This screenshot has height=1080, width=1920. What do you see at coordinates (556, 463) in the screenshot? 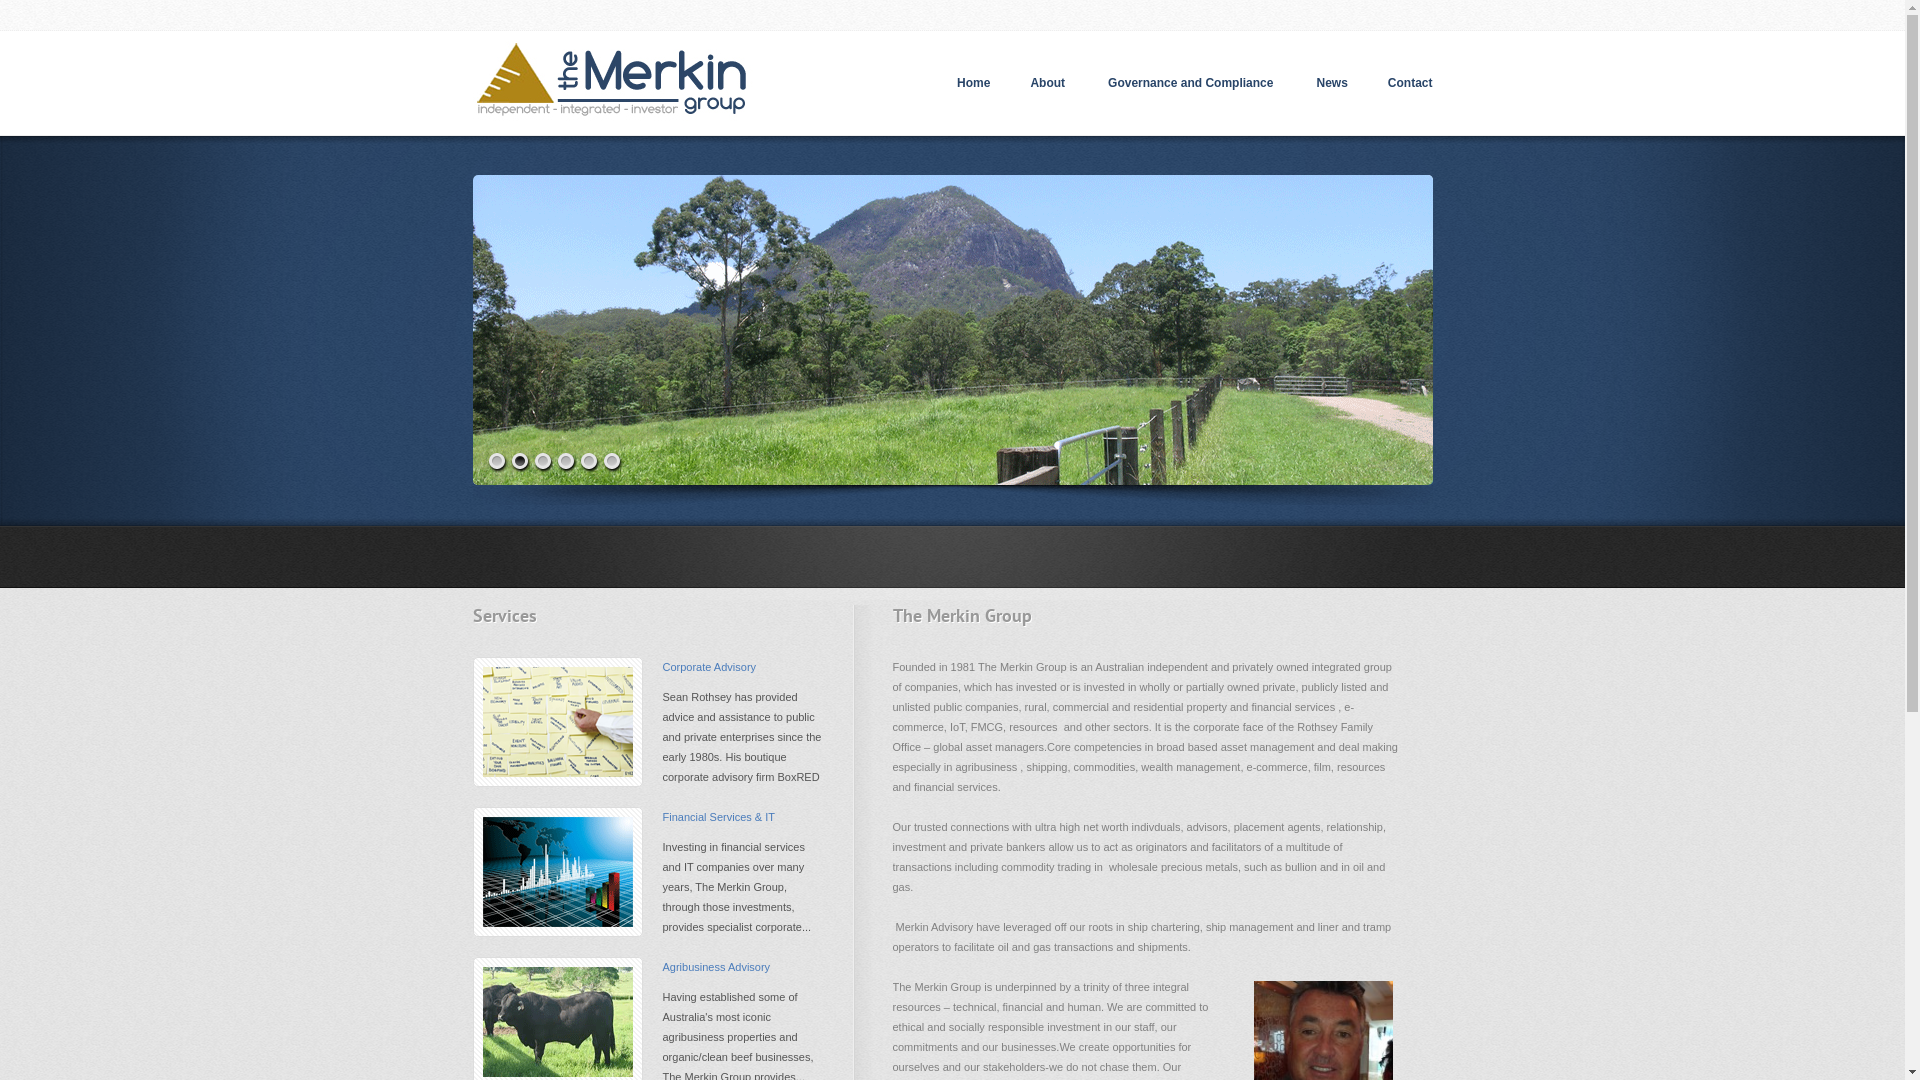
I see `'4'` at bounding box center [556, 463].